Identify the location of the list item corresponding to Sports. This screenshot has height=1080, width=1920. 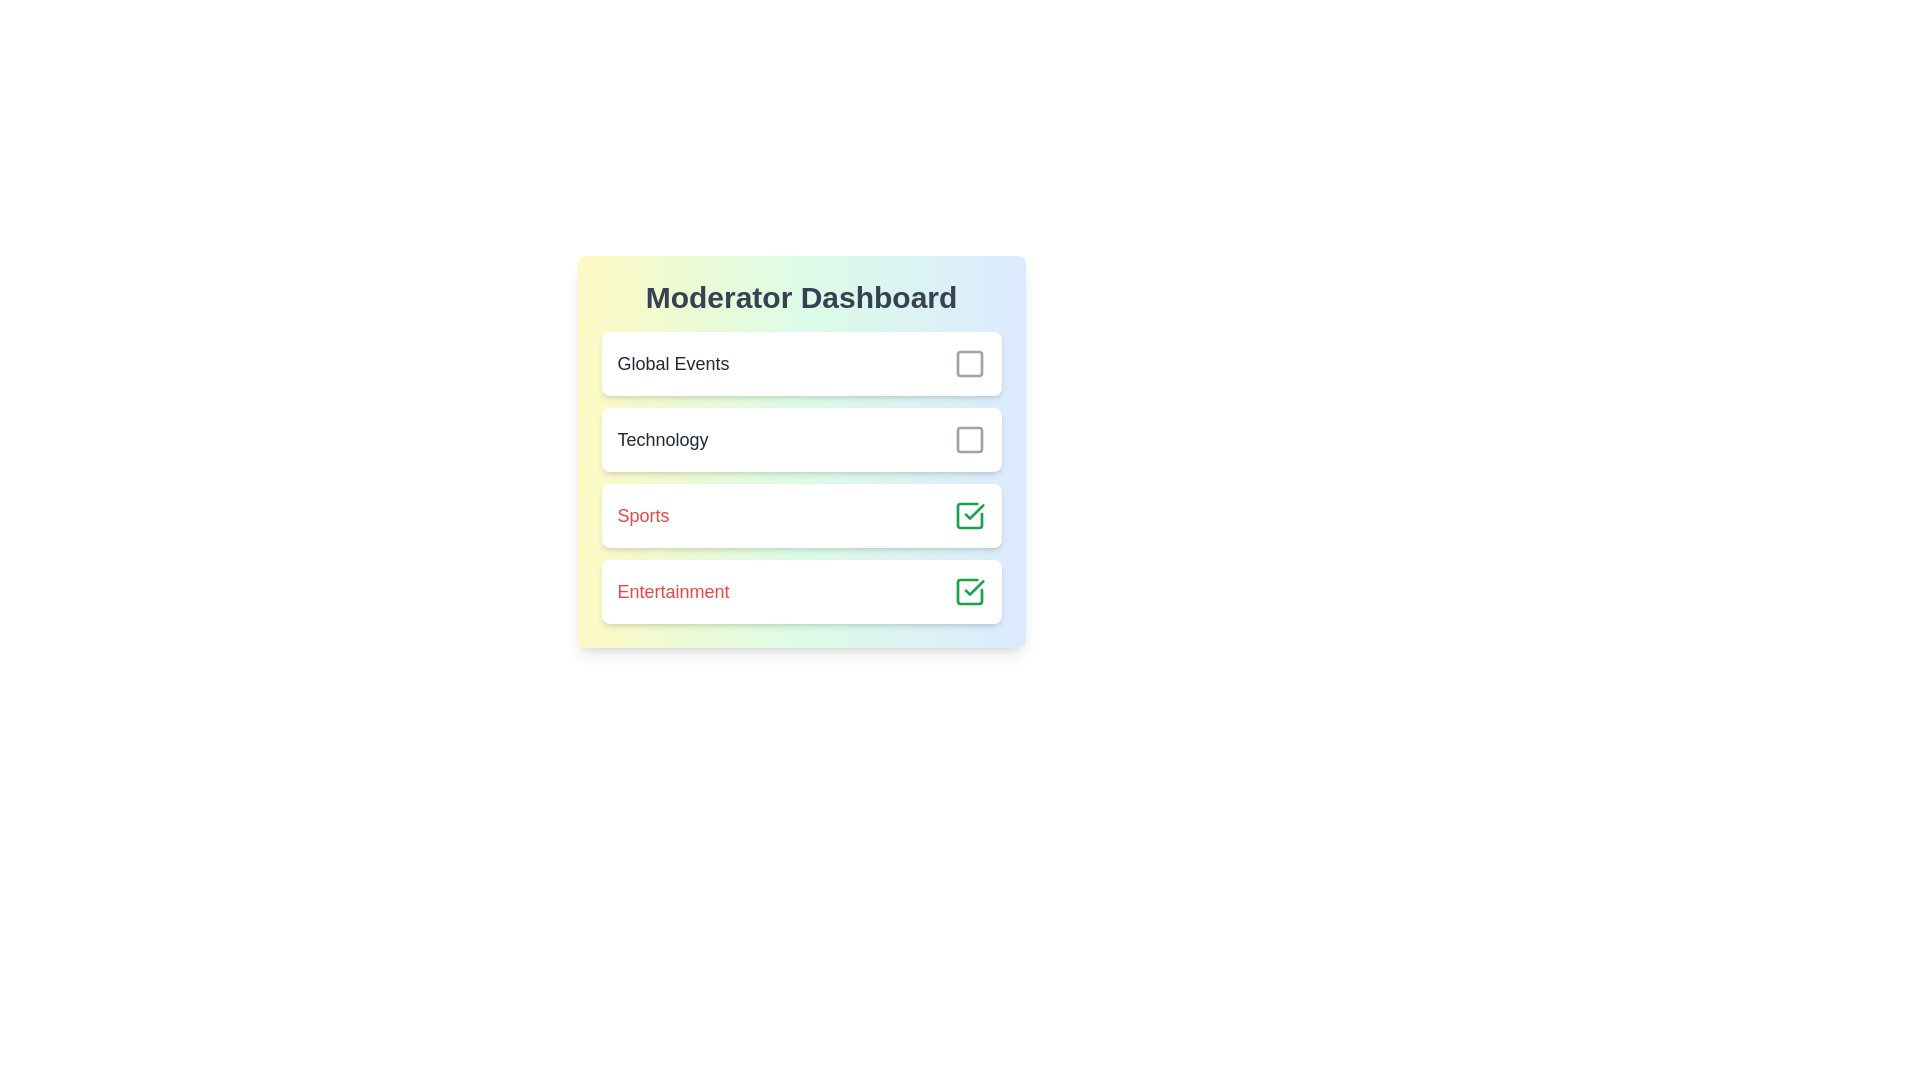
(801, 515).